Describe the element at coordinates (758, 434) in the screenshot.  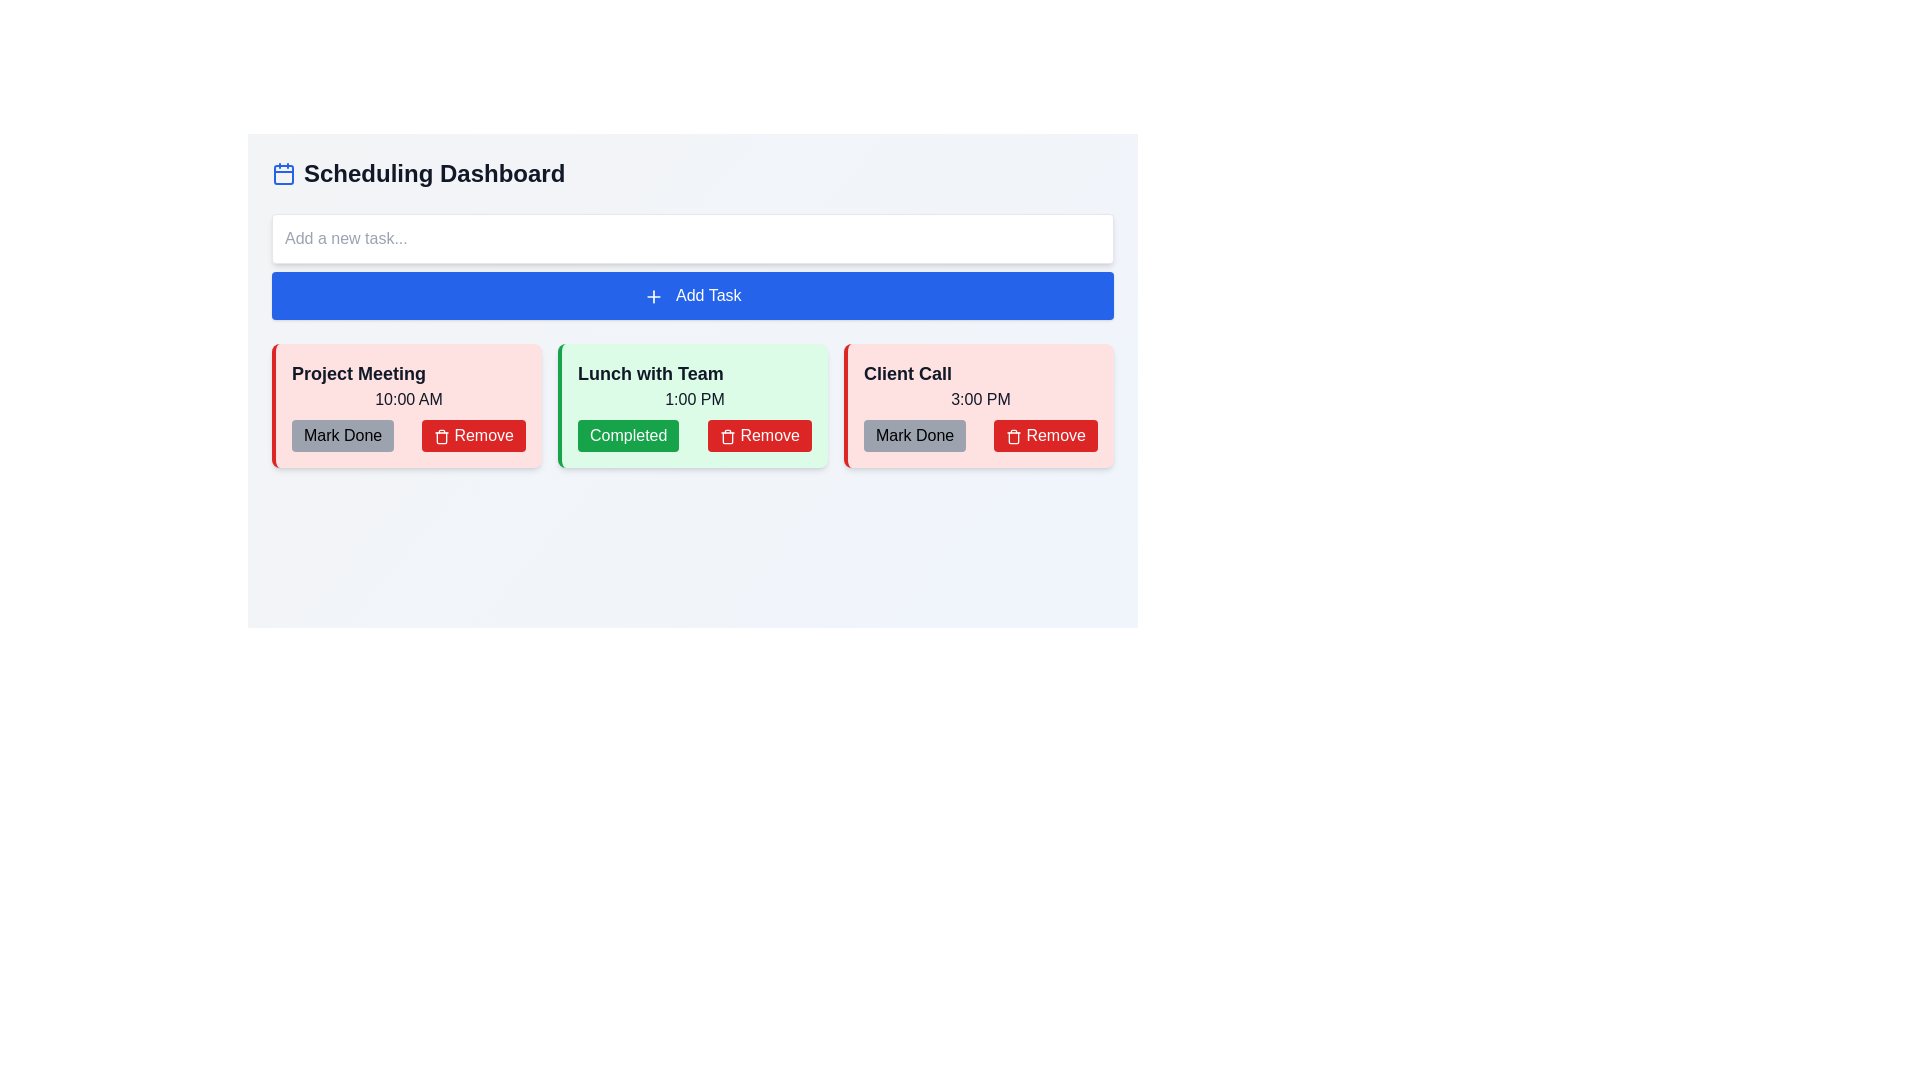
I see `the 'Remove' button with a red background and trash can icon, located in the second task card labeled 'Lunch with Team'` at that location.